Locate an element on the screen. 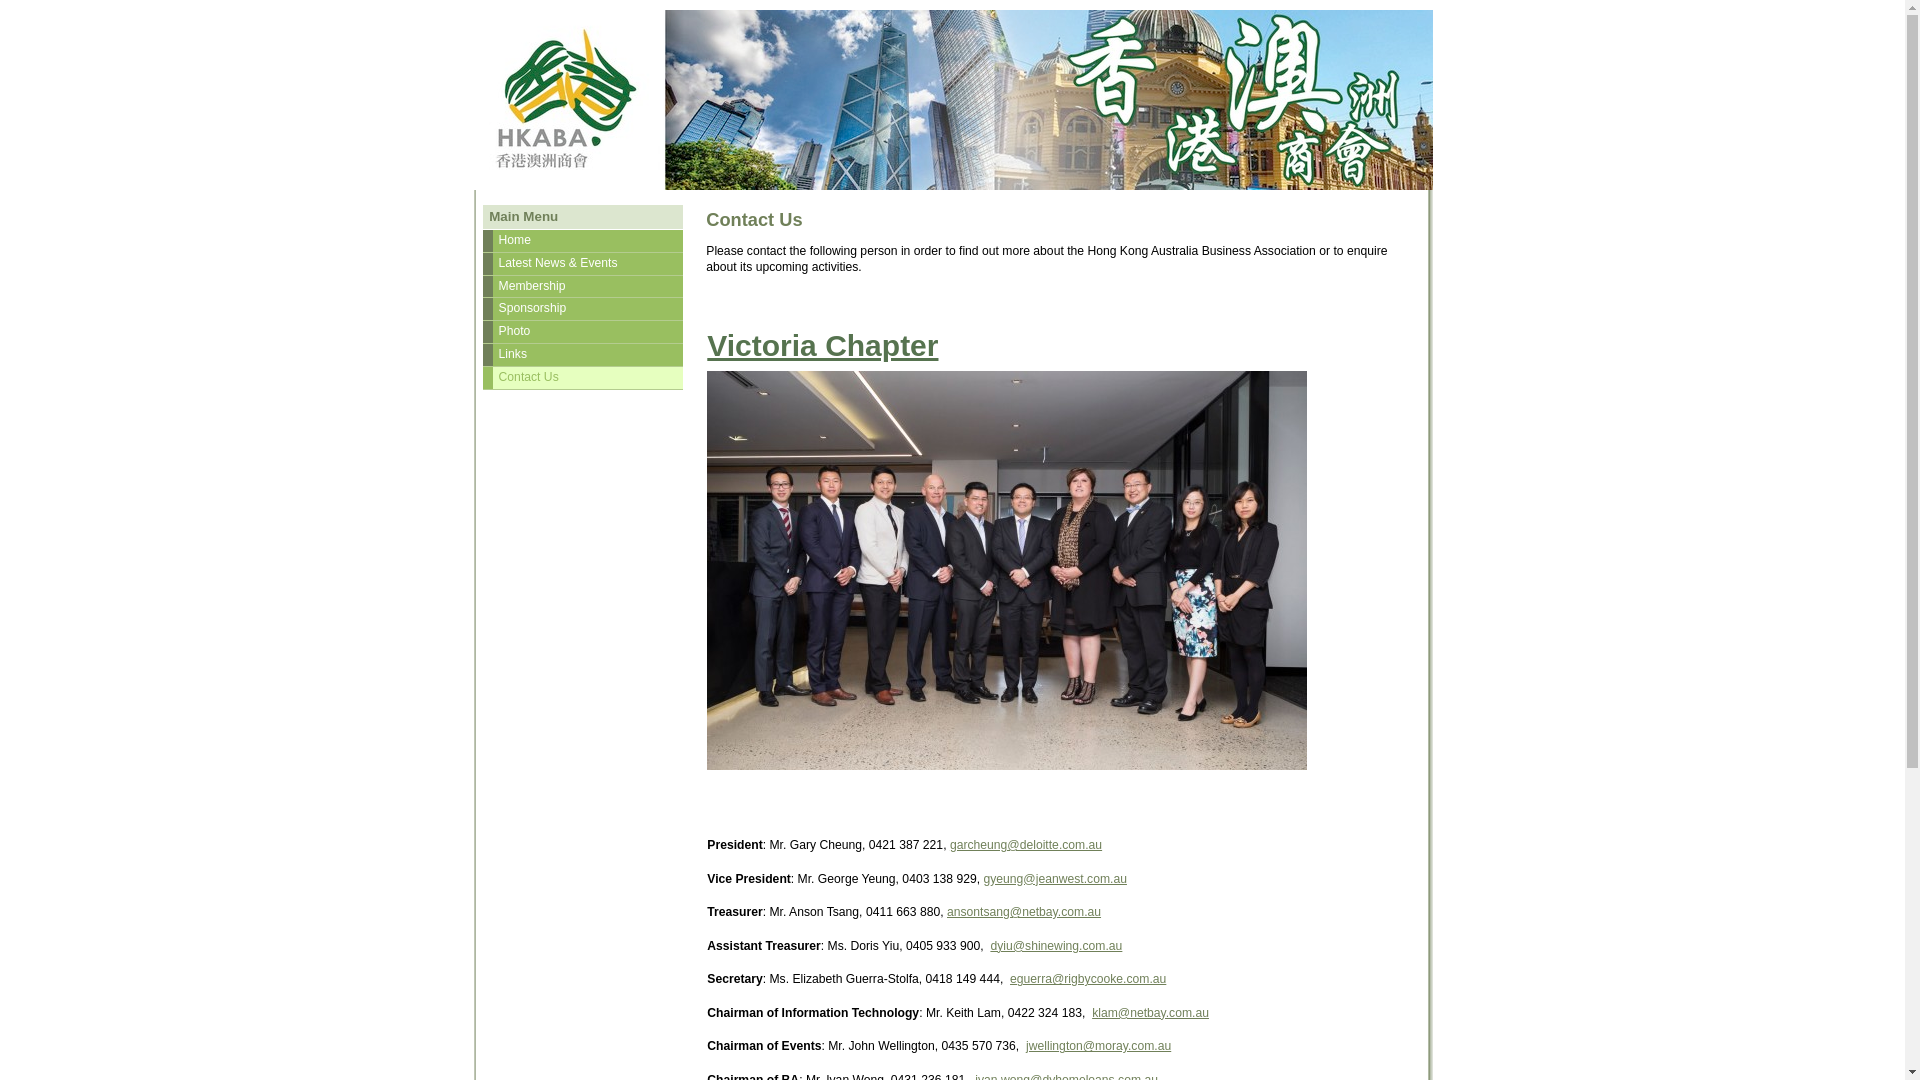 This screenshot has width=1920, height=1080. 'garcheung@deloitte.com.au' is located at coordinates (1026, 844).